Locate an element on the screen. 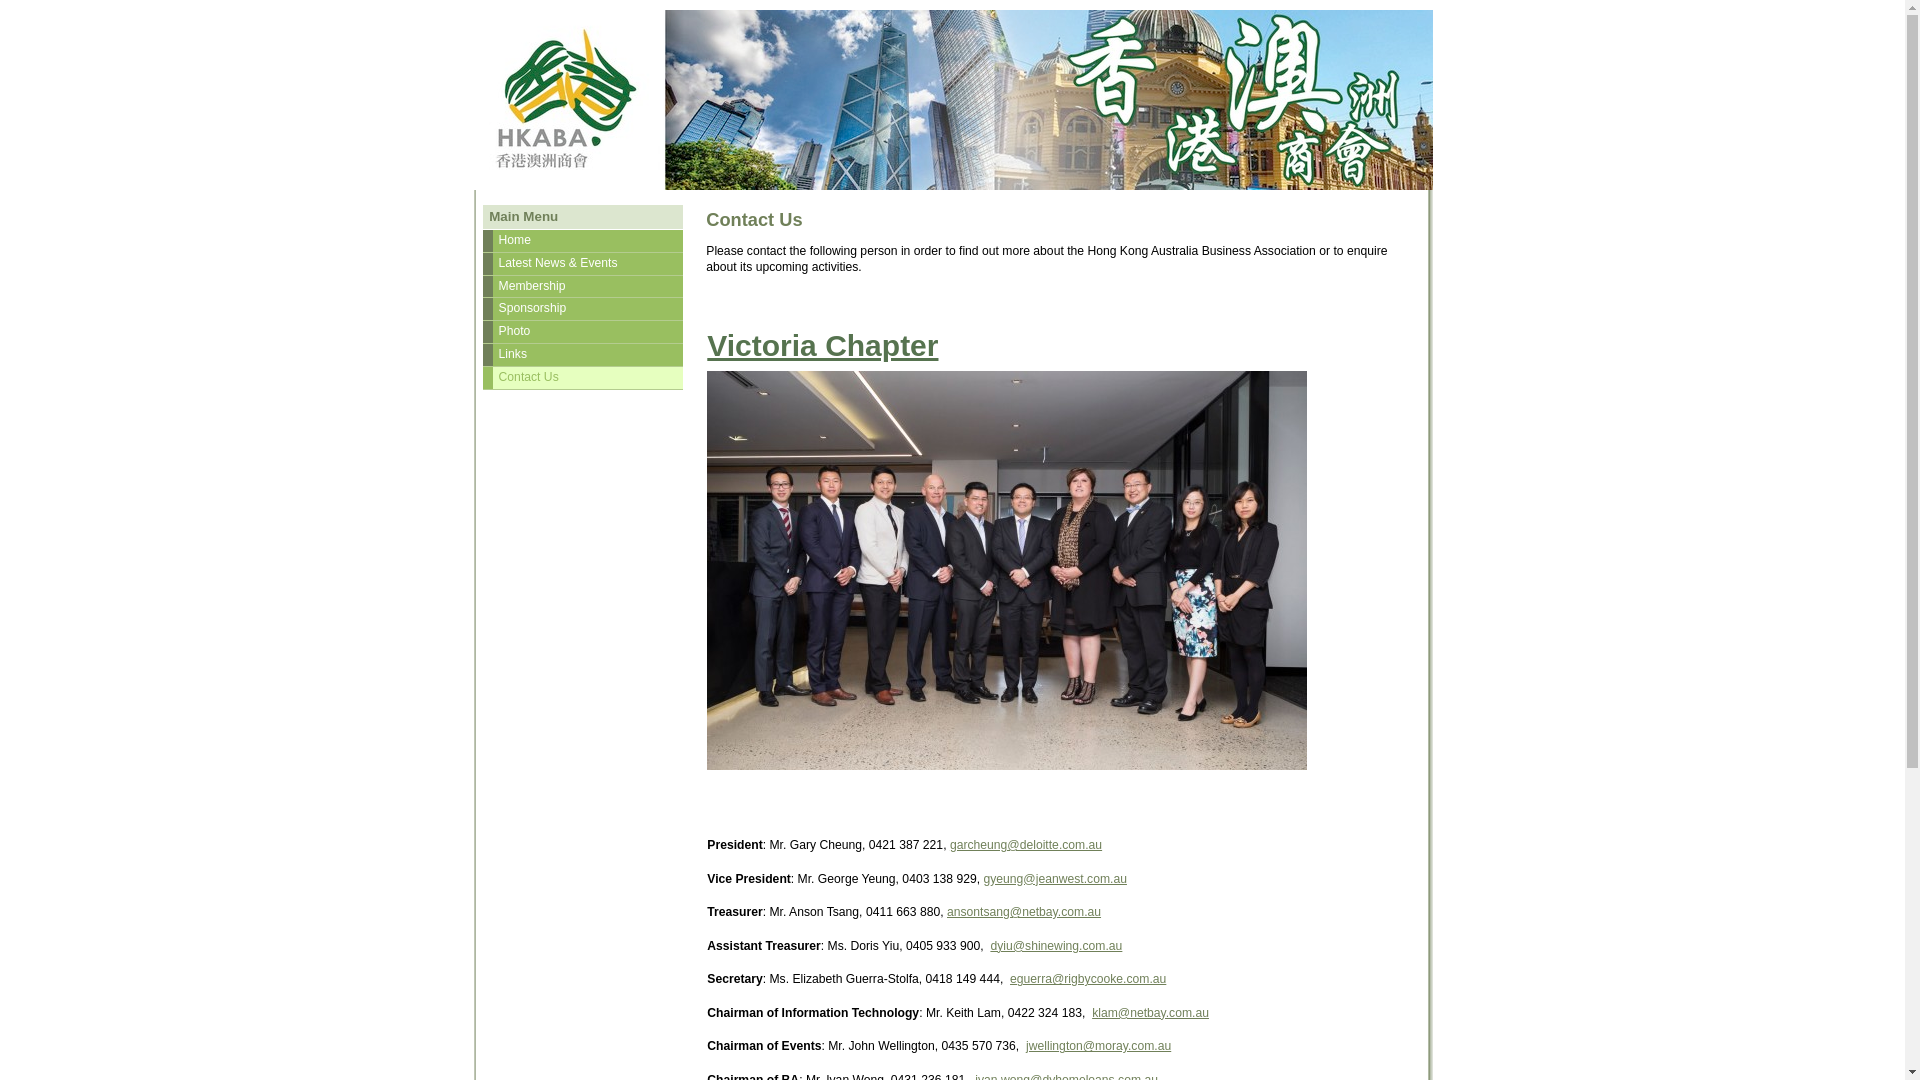 This screenshot has width=1920, height=1080. 'garcheung@deloitte.com.au' is located at coordinates (1026, 844).